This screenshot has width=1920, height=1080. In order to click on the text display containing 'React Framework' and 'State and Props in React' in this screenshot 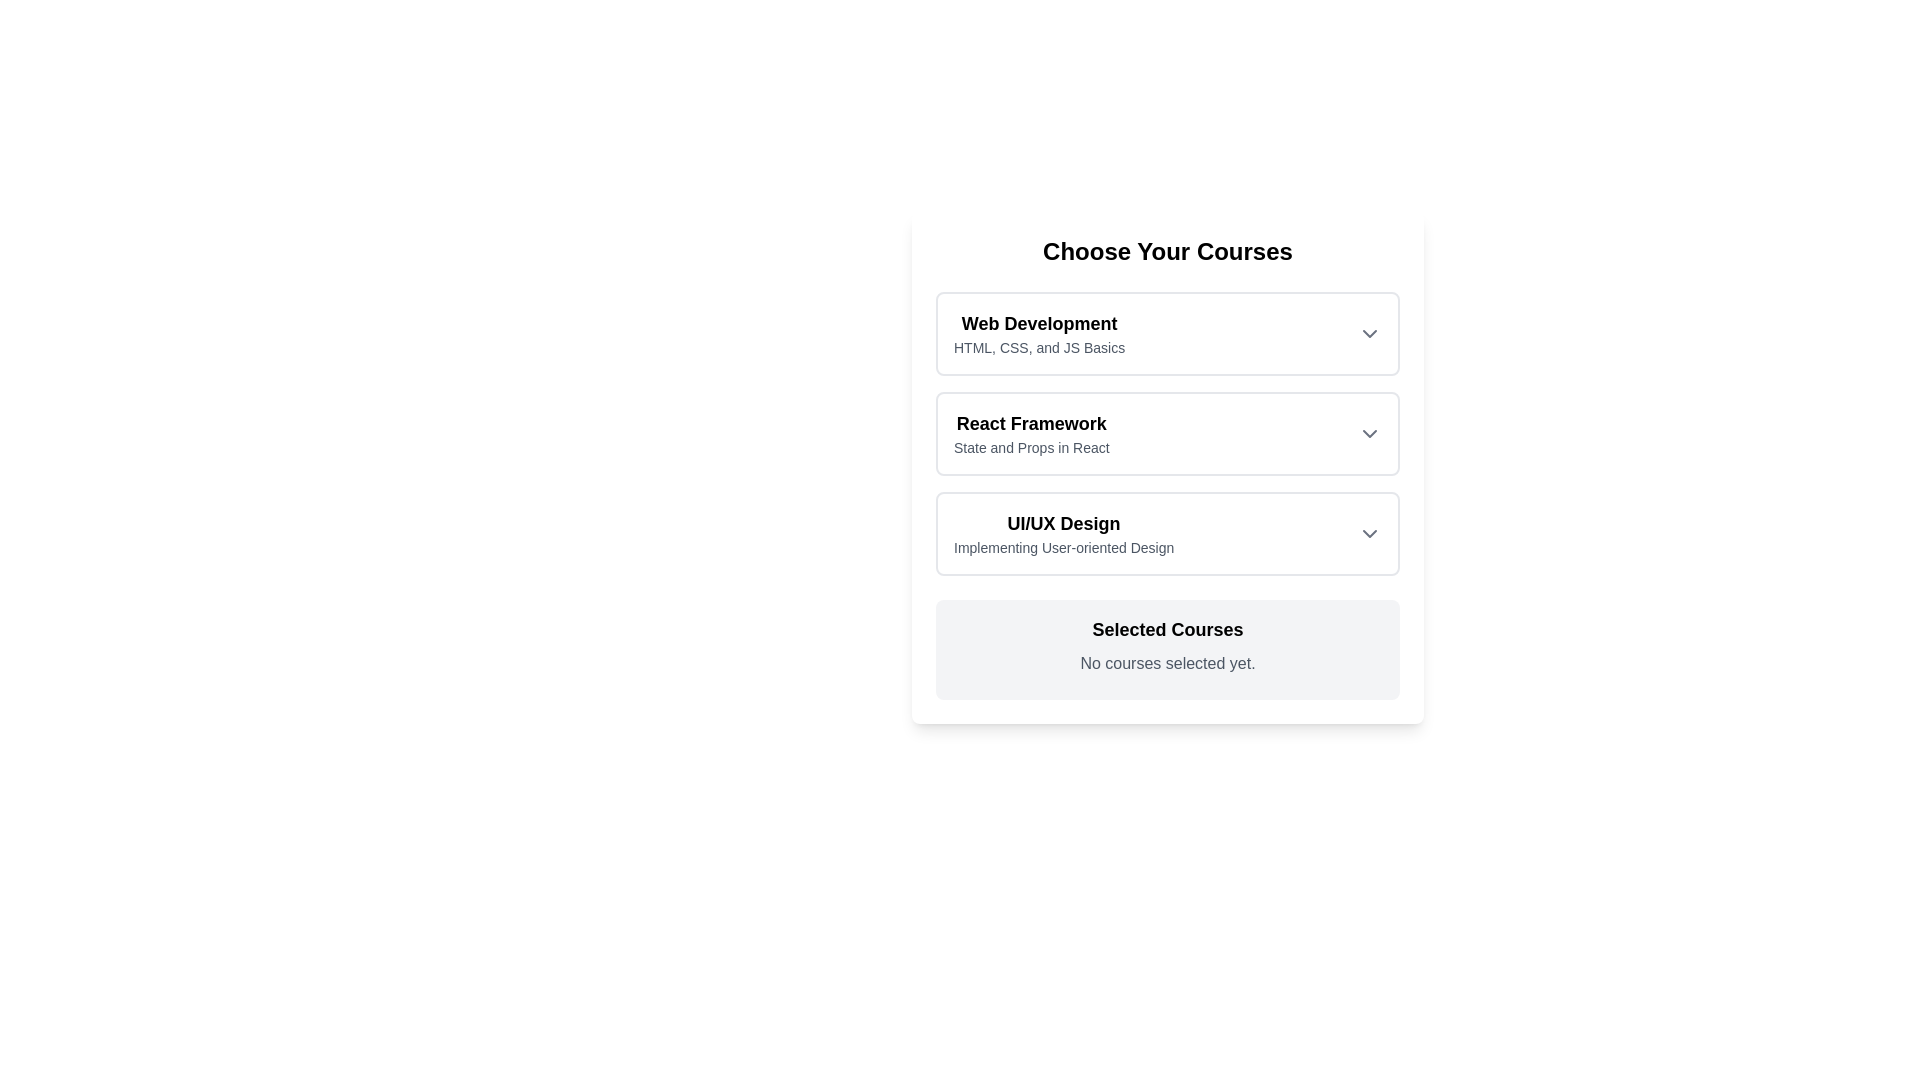, I will do `click(1031, 433)`.